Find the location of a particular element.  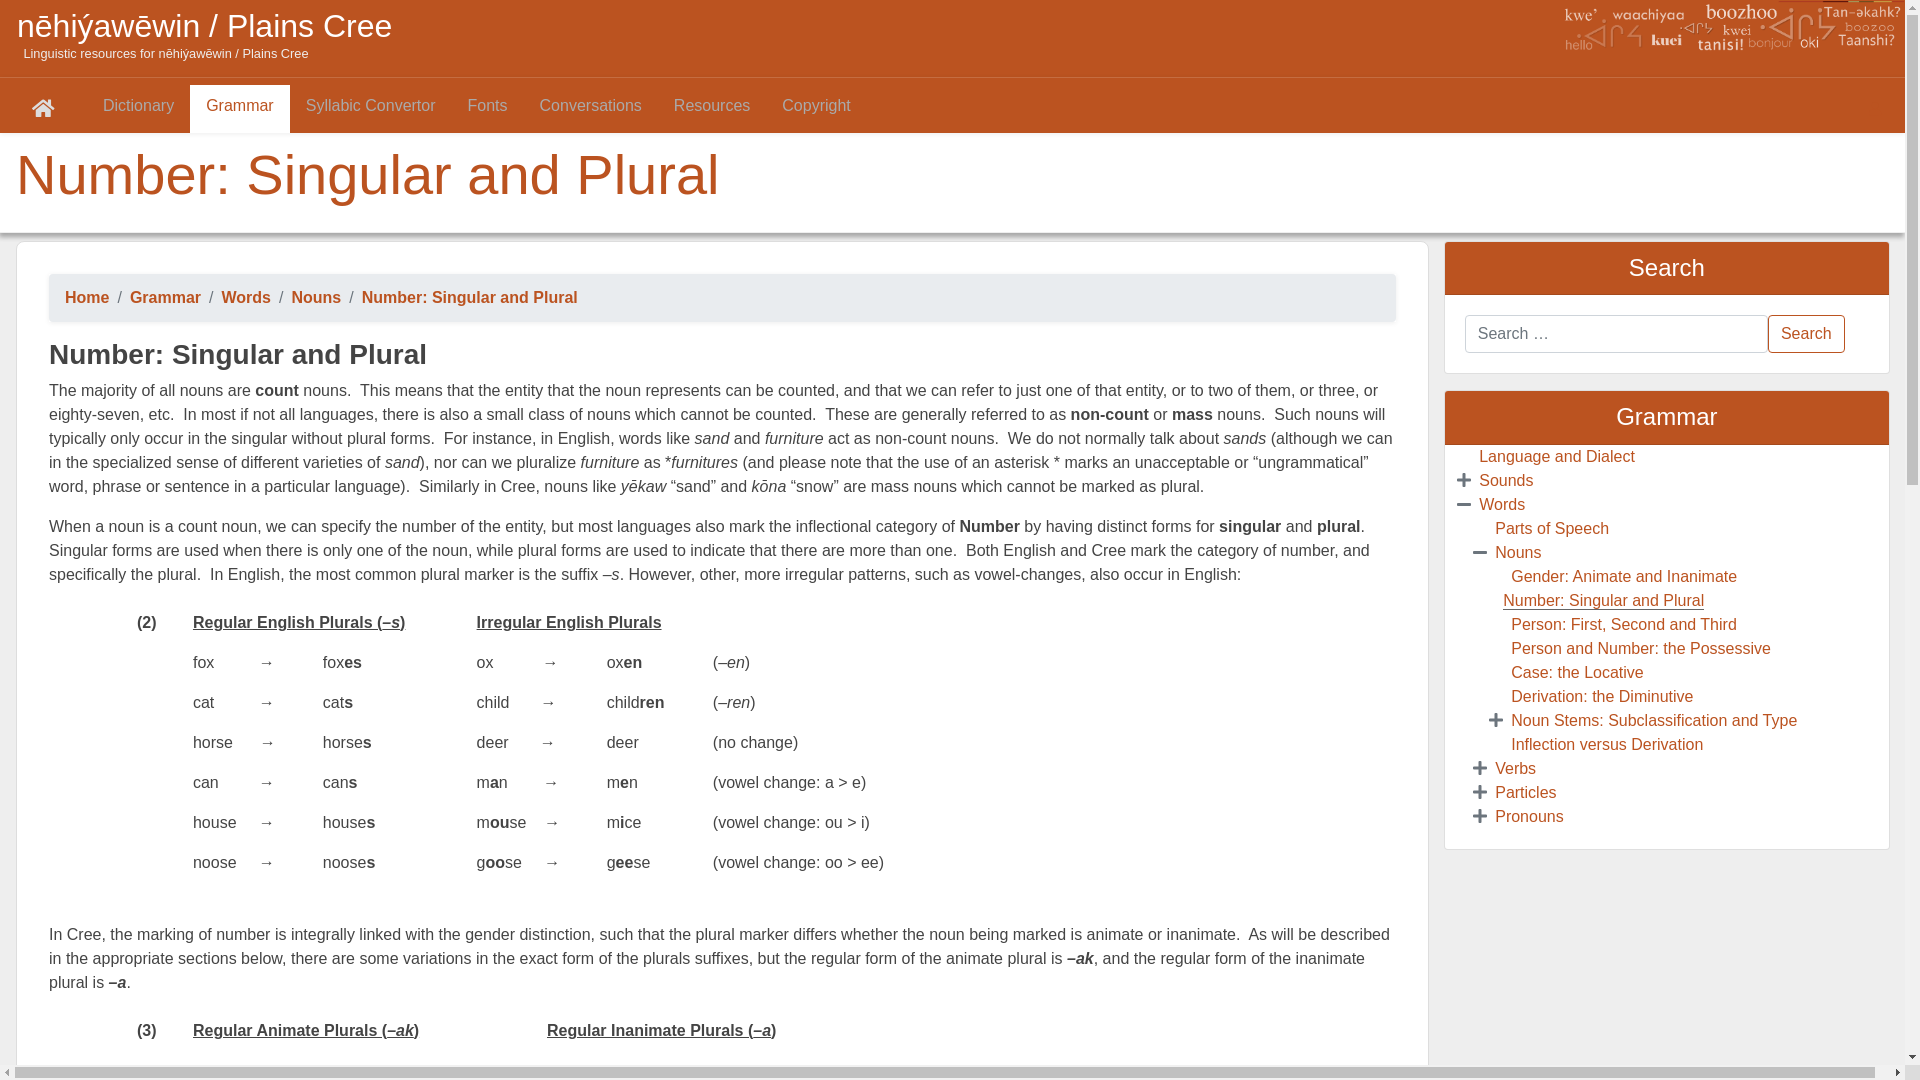

'Words' is located at coordinates (1478, 503).